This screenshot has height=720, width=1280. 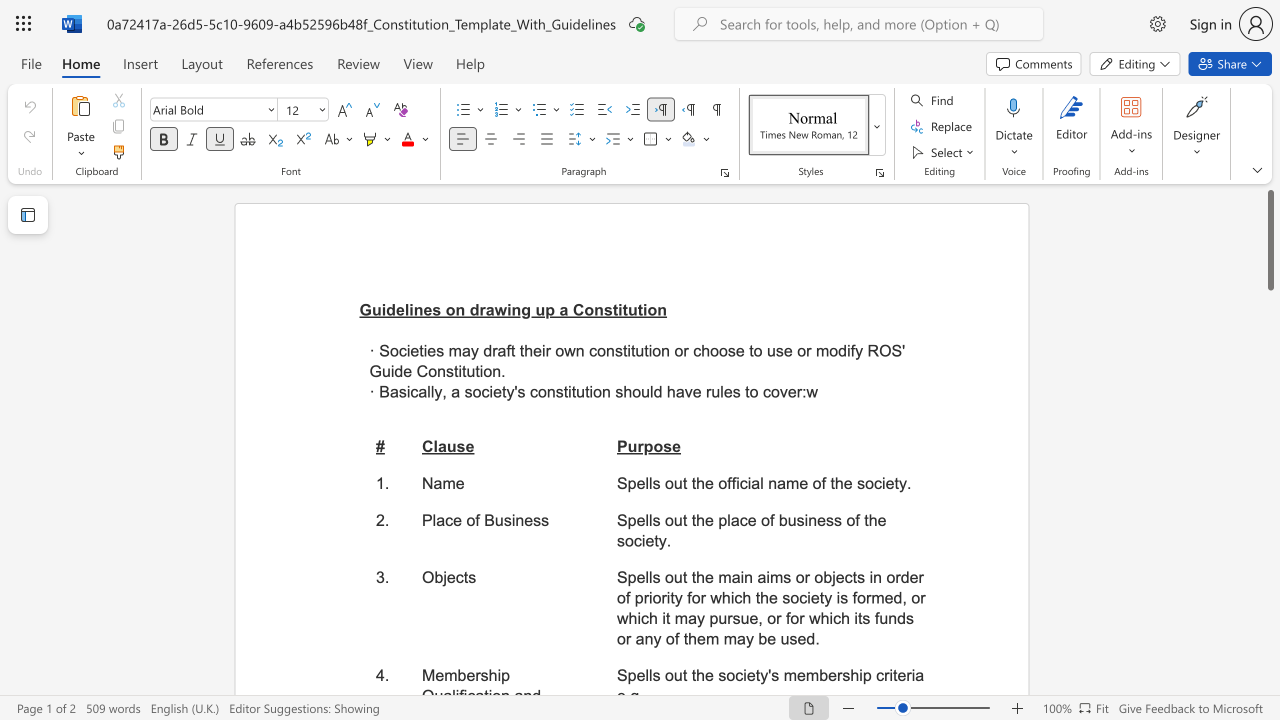 I want to click on the scrollbar to adjust the page downward, so click(x=1269, y=588).